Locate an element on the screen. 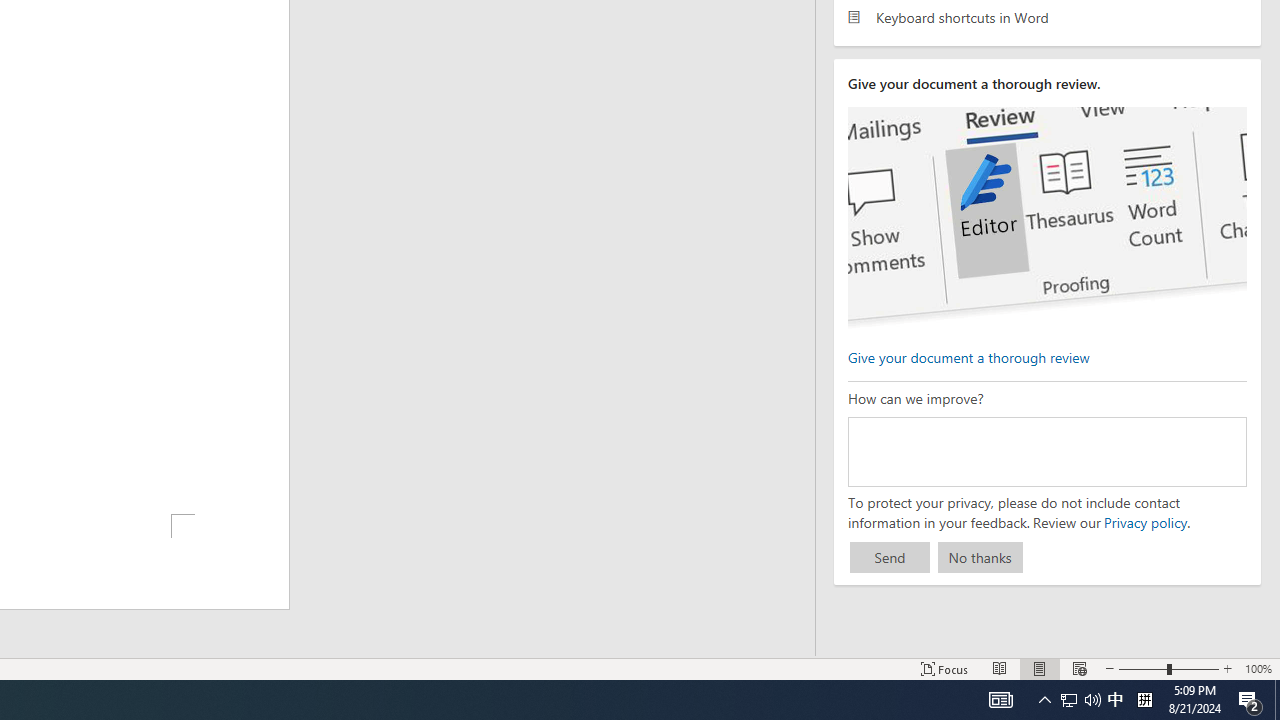 This screenshot has width=1280, height=720. 'Zoom In' is located at coordinates (1226, 669).